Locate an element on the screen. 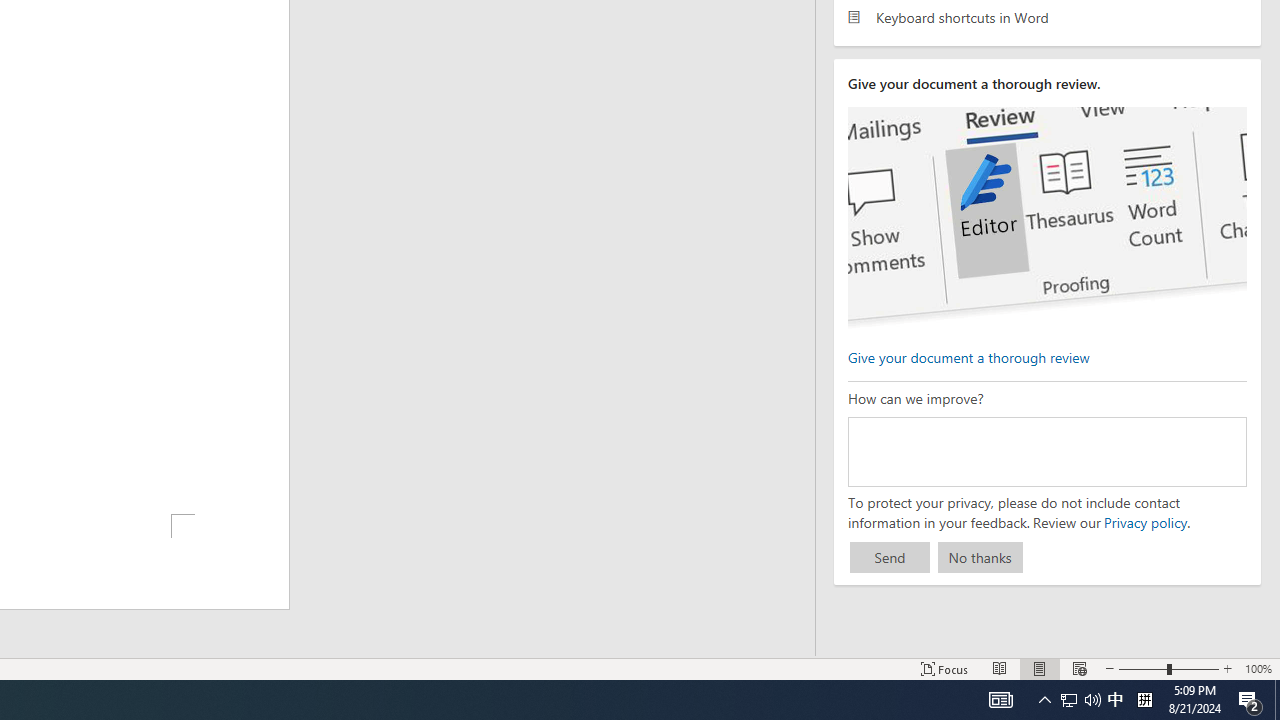 This screenshot has width=1280, height=720. 'Zoom In' is located at coordinates (1226, 669).